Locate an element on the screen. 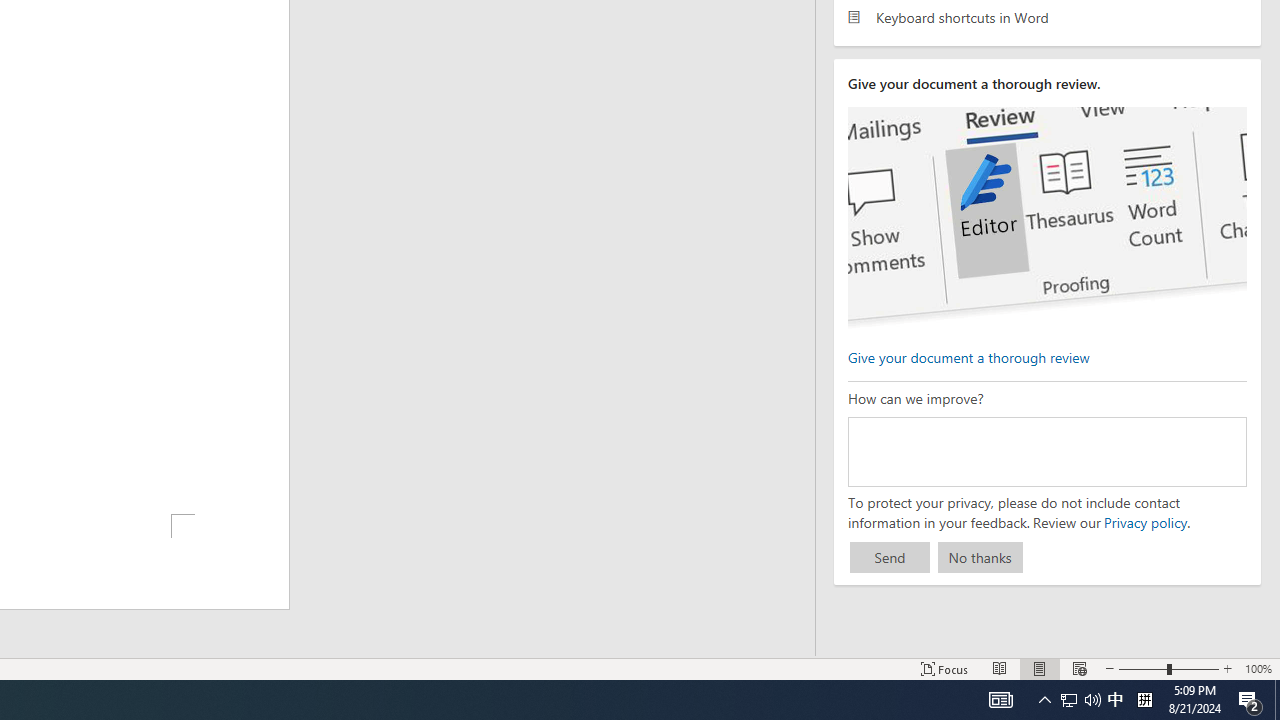 This screenshot has width=1280, height=720. 'Zoom In' is located at coordinates (1226, 669).